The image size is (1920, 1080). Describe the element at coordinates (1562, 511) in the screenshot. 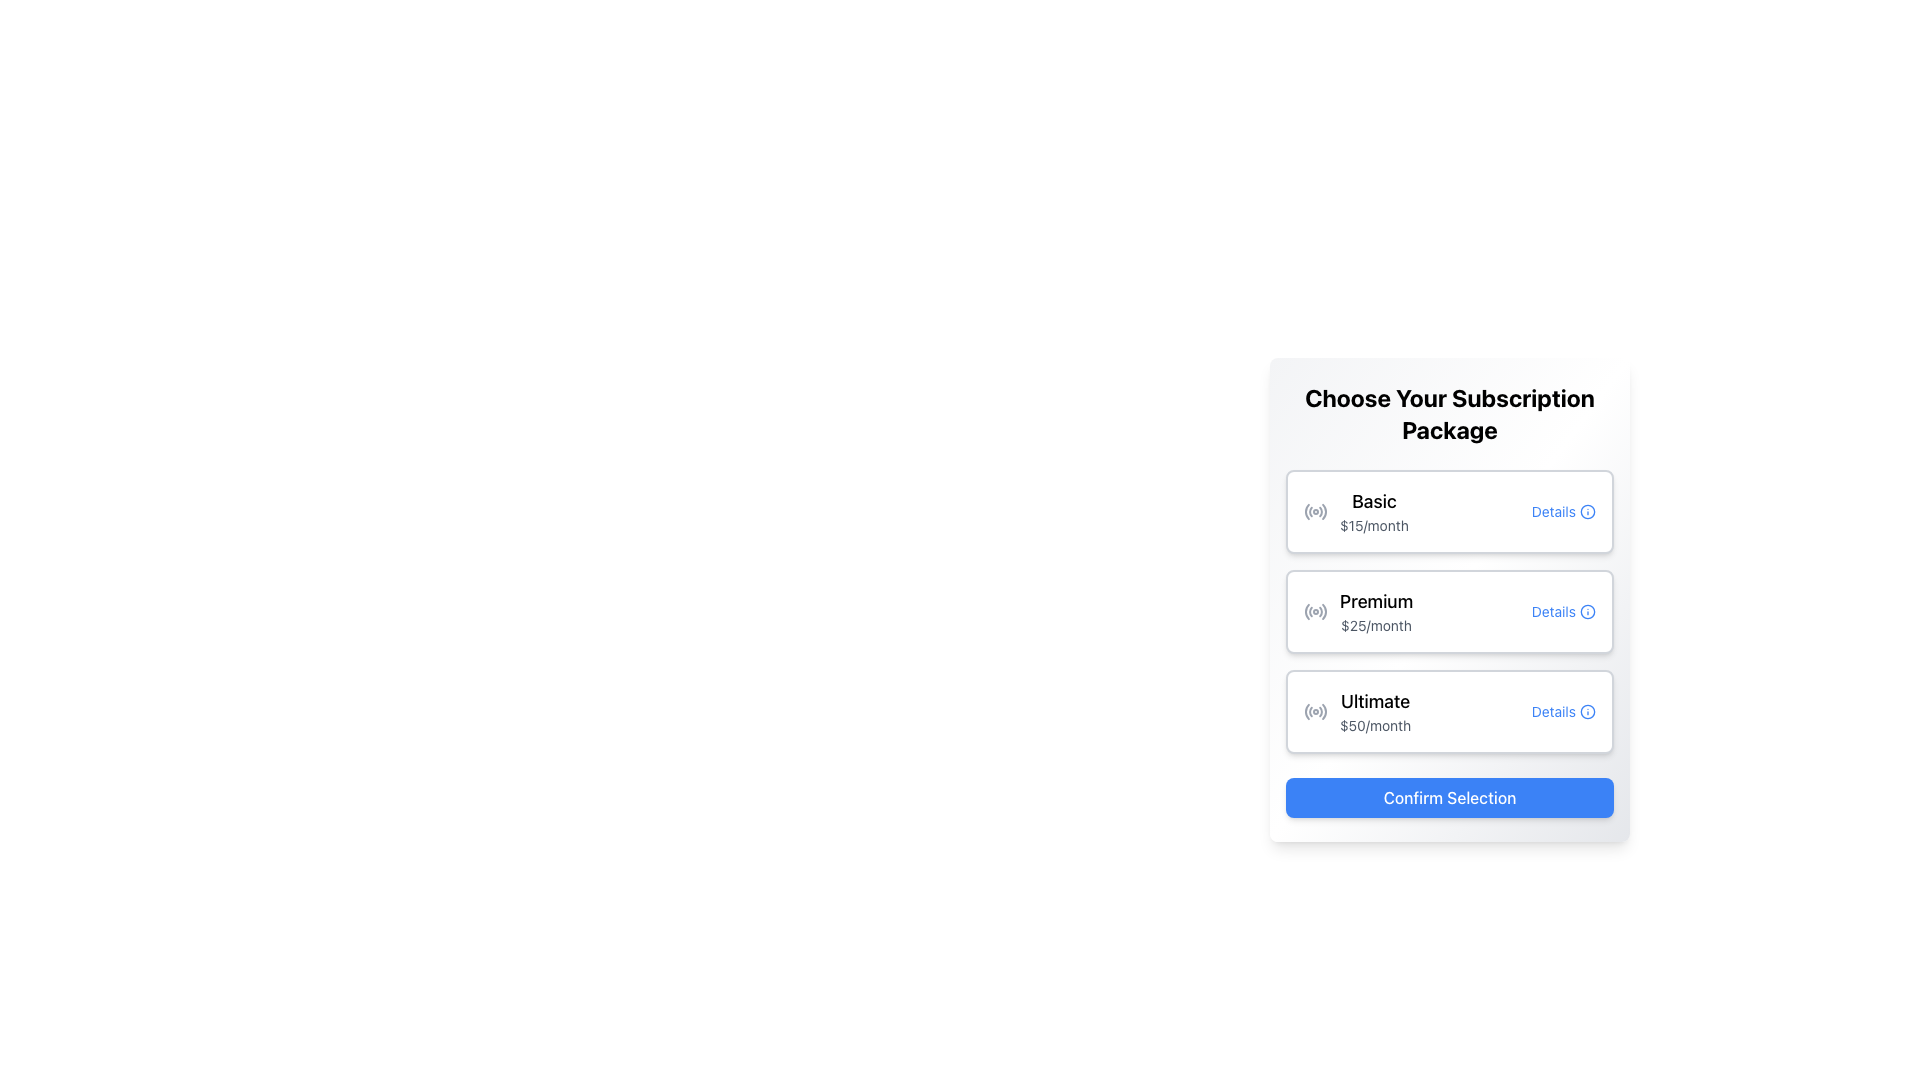

I see `the interactive text link labeled 'Details' with an info icon, located to the right of the 'Basic $15/month' text block` at that location.